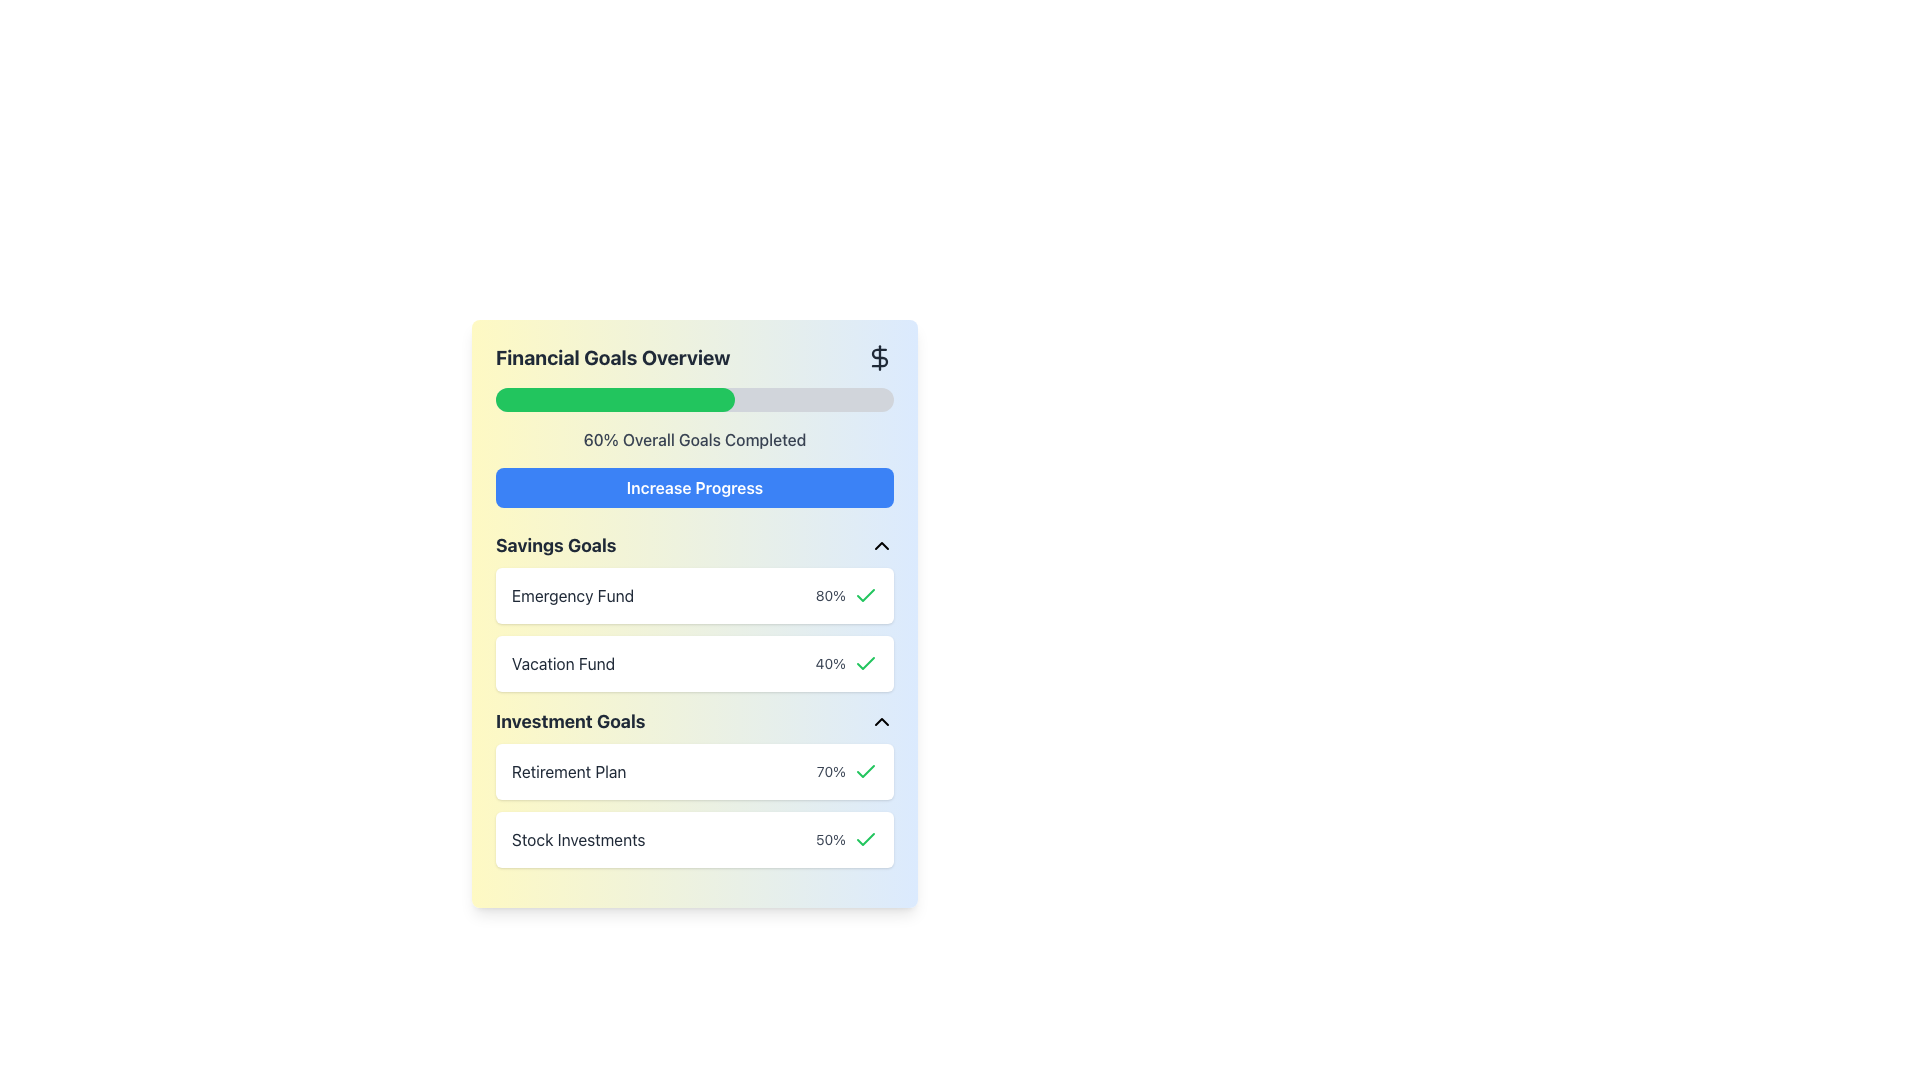 The width and height of the screenshot is (1920, 1080). What do you see at coordinates (695, 840) in the screenshot?
I see `the last list item in the 'Investment Goals' section, which represents the user's investment in stocks and shows its progress percentage and completion status` at bounding box center [695, 840].